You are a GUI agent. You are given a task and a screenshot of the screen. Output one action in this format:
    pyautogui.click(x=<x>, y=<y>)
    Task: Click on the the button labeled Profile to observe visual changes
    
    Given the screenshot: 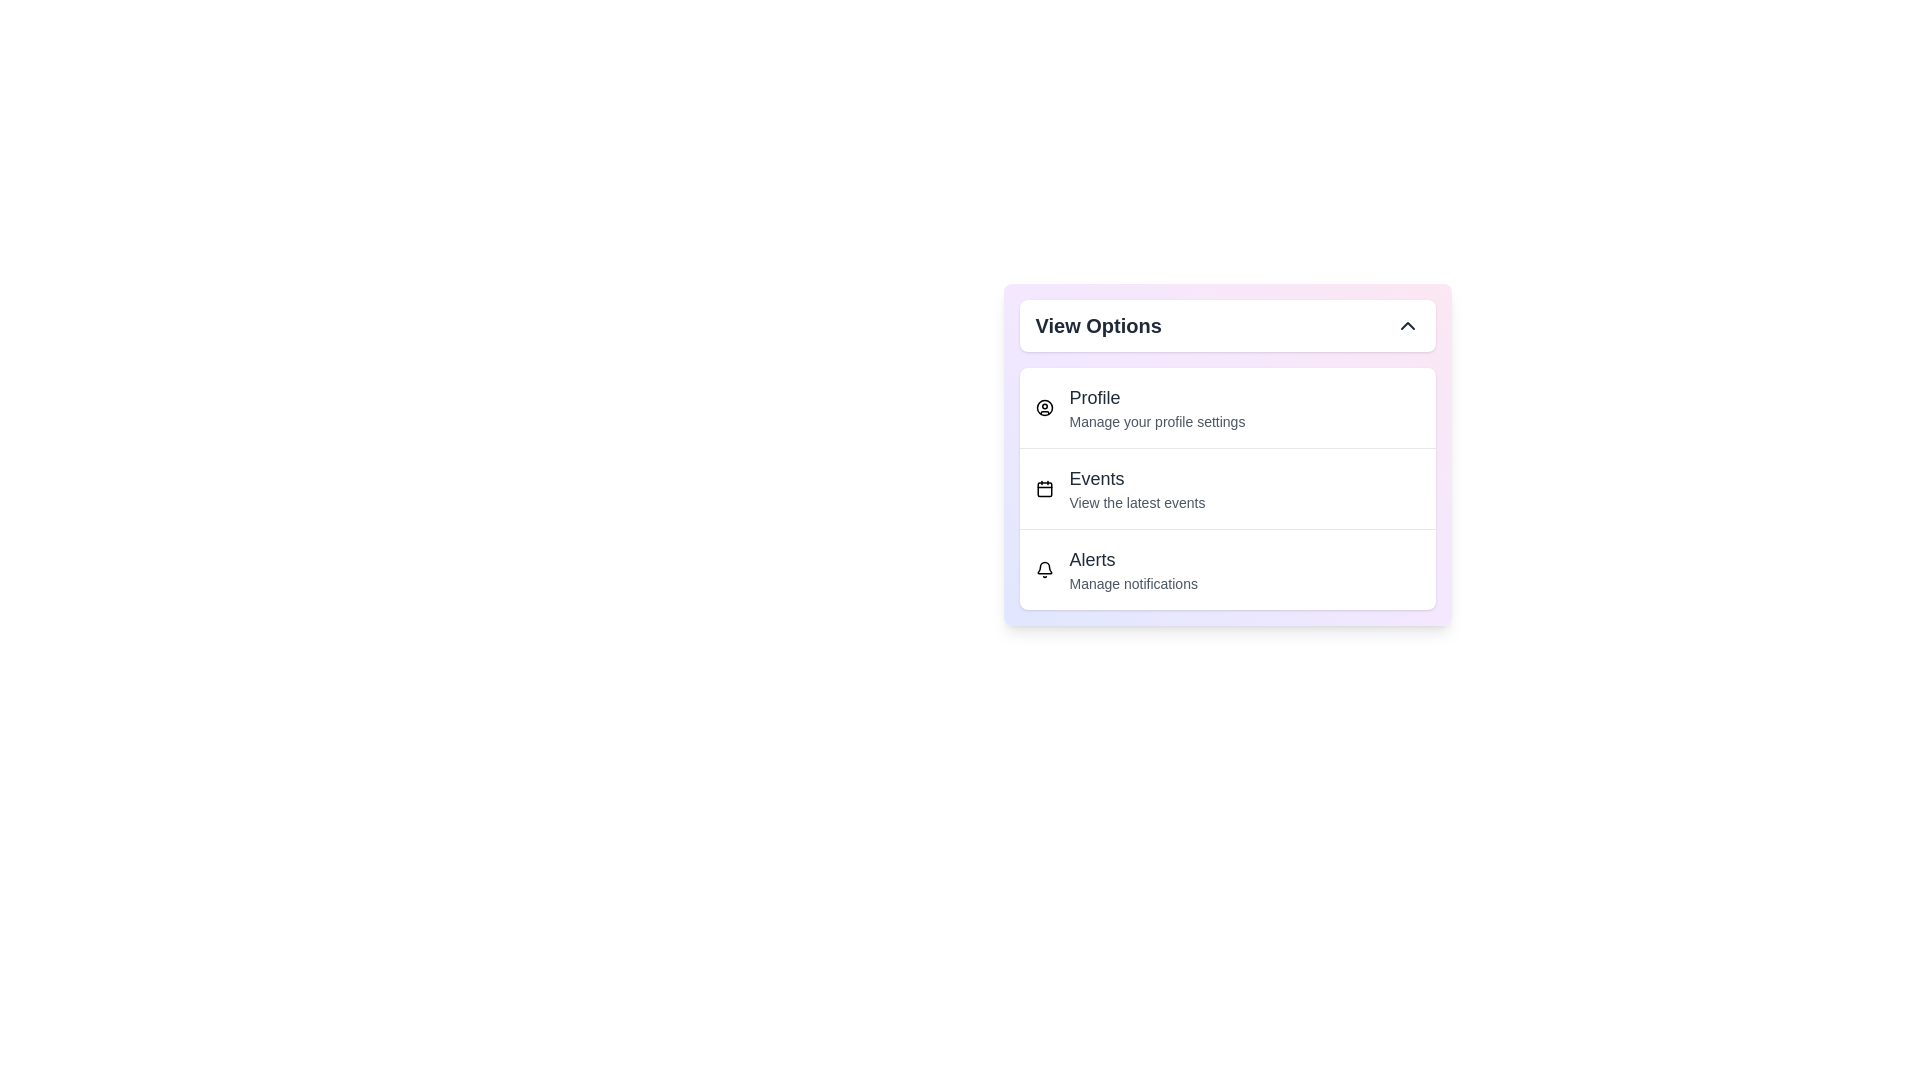 What is the action you would take?
    pyautogui.click(x=1226, y=407)
    